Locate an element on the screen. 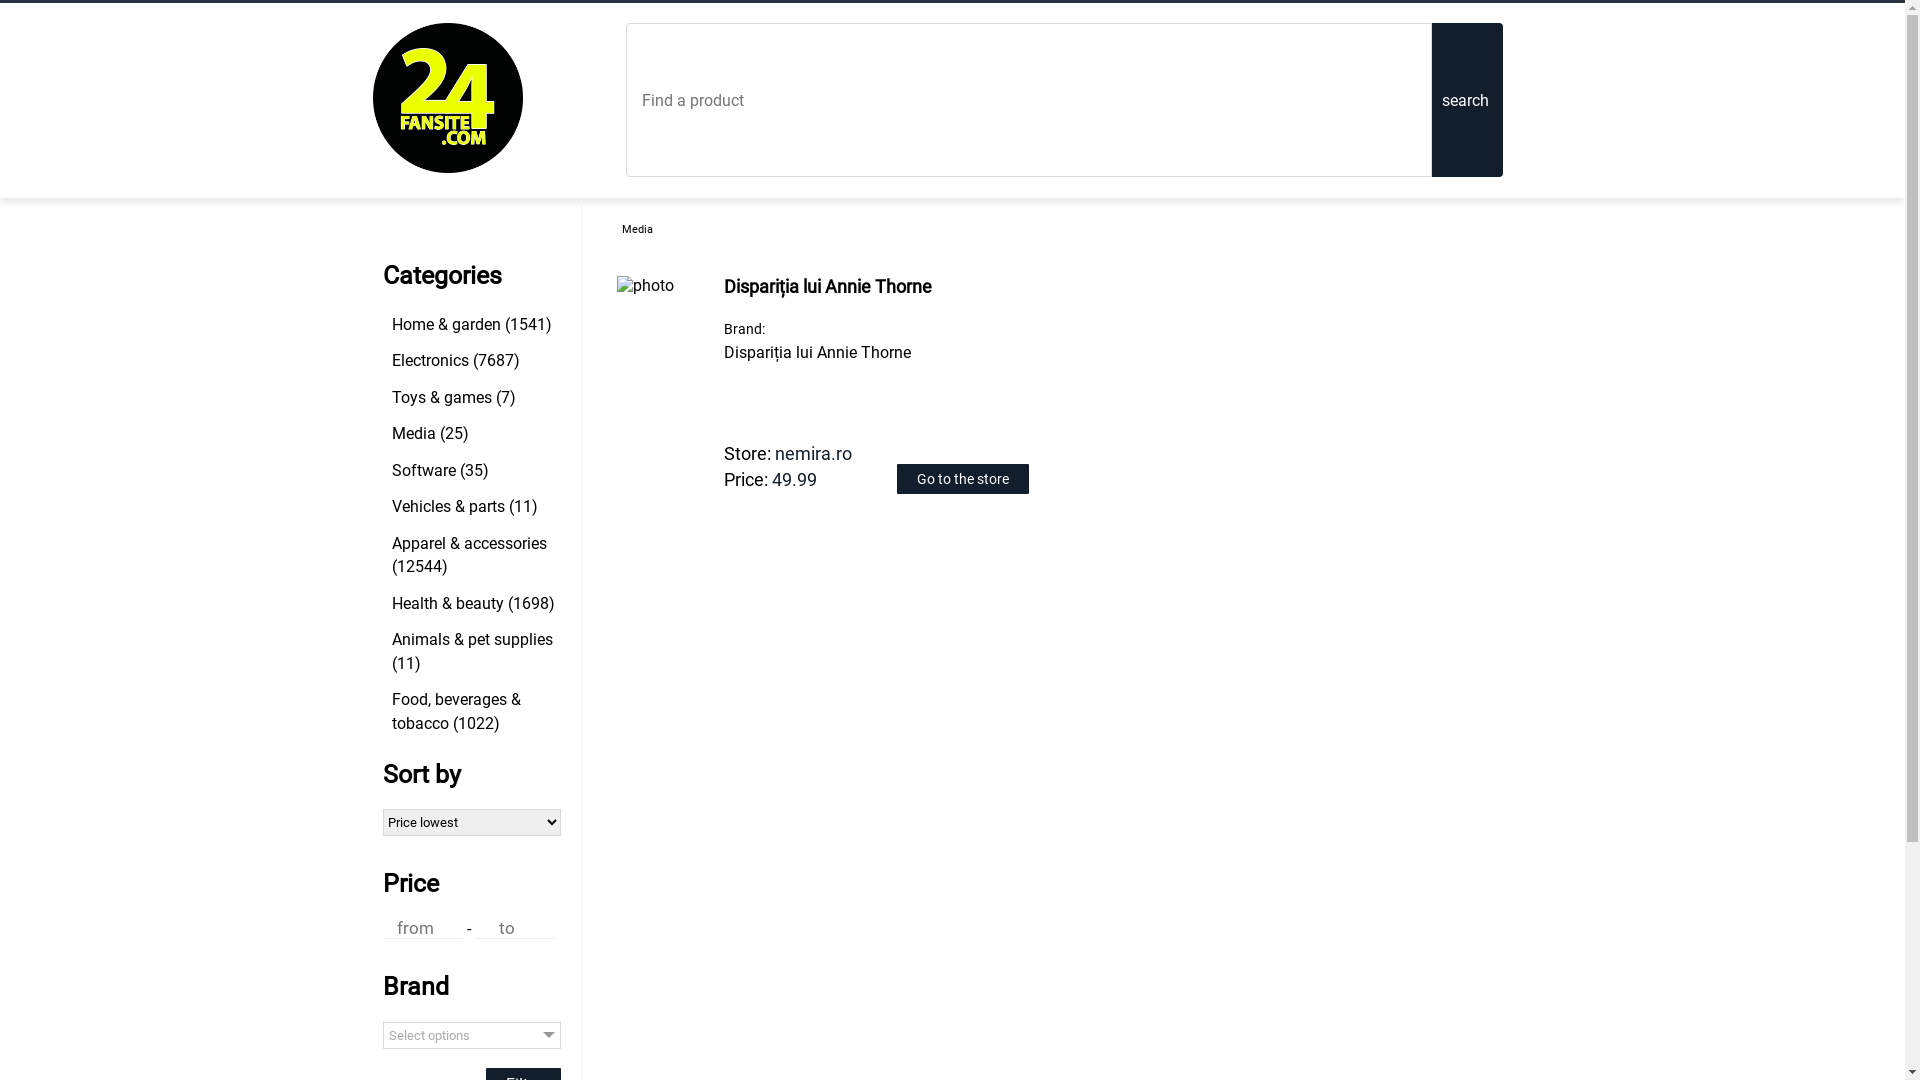 The width and height of the screenshot is (1920, 1080). 'Software (35)' is located at coordinates (473, 470).